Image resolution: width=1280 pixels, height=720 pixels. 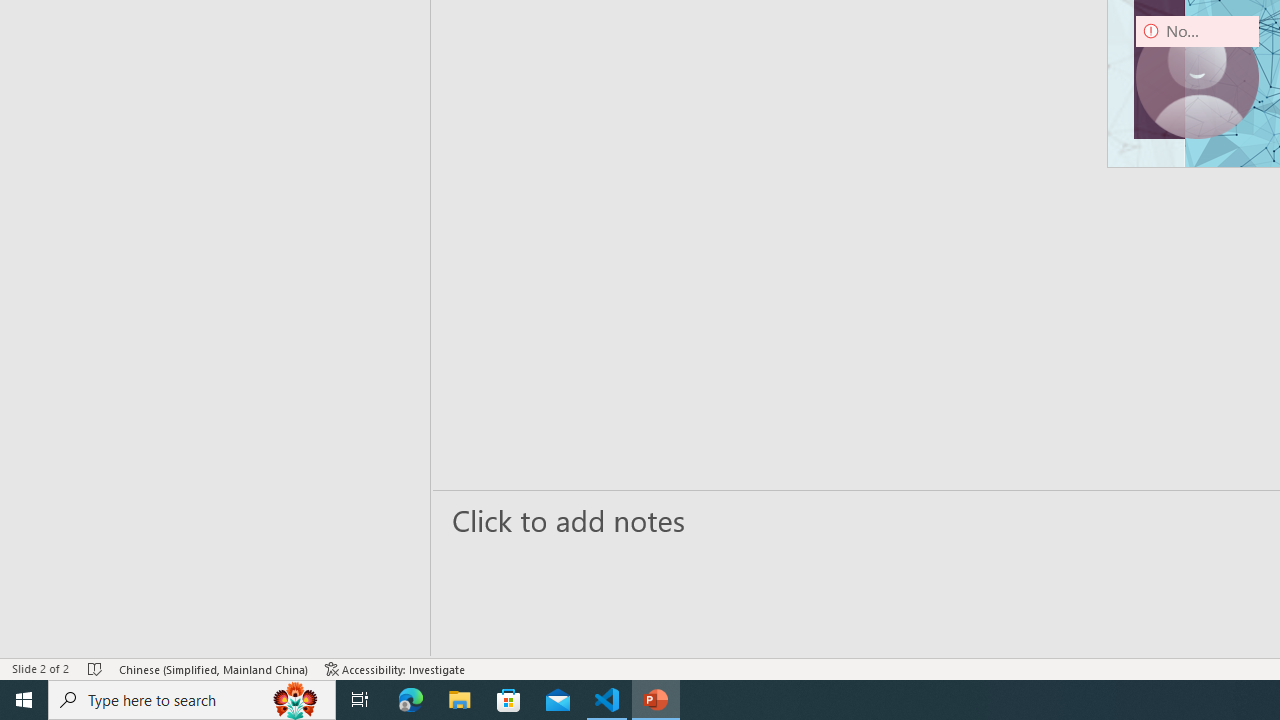 What do you see at coordinates (294, 698) in the screenshot?
I see `'Search highlights icon opens search home window'` at bounding box center [294, 698].